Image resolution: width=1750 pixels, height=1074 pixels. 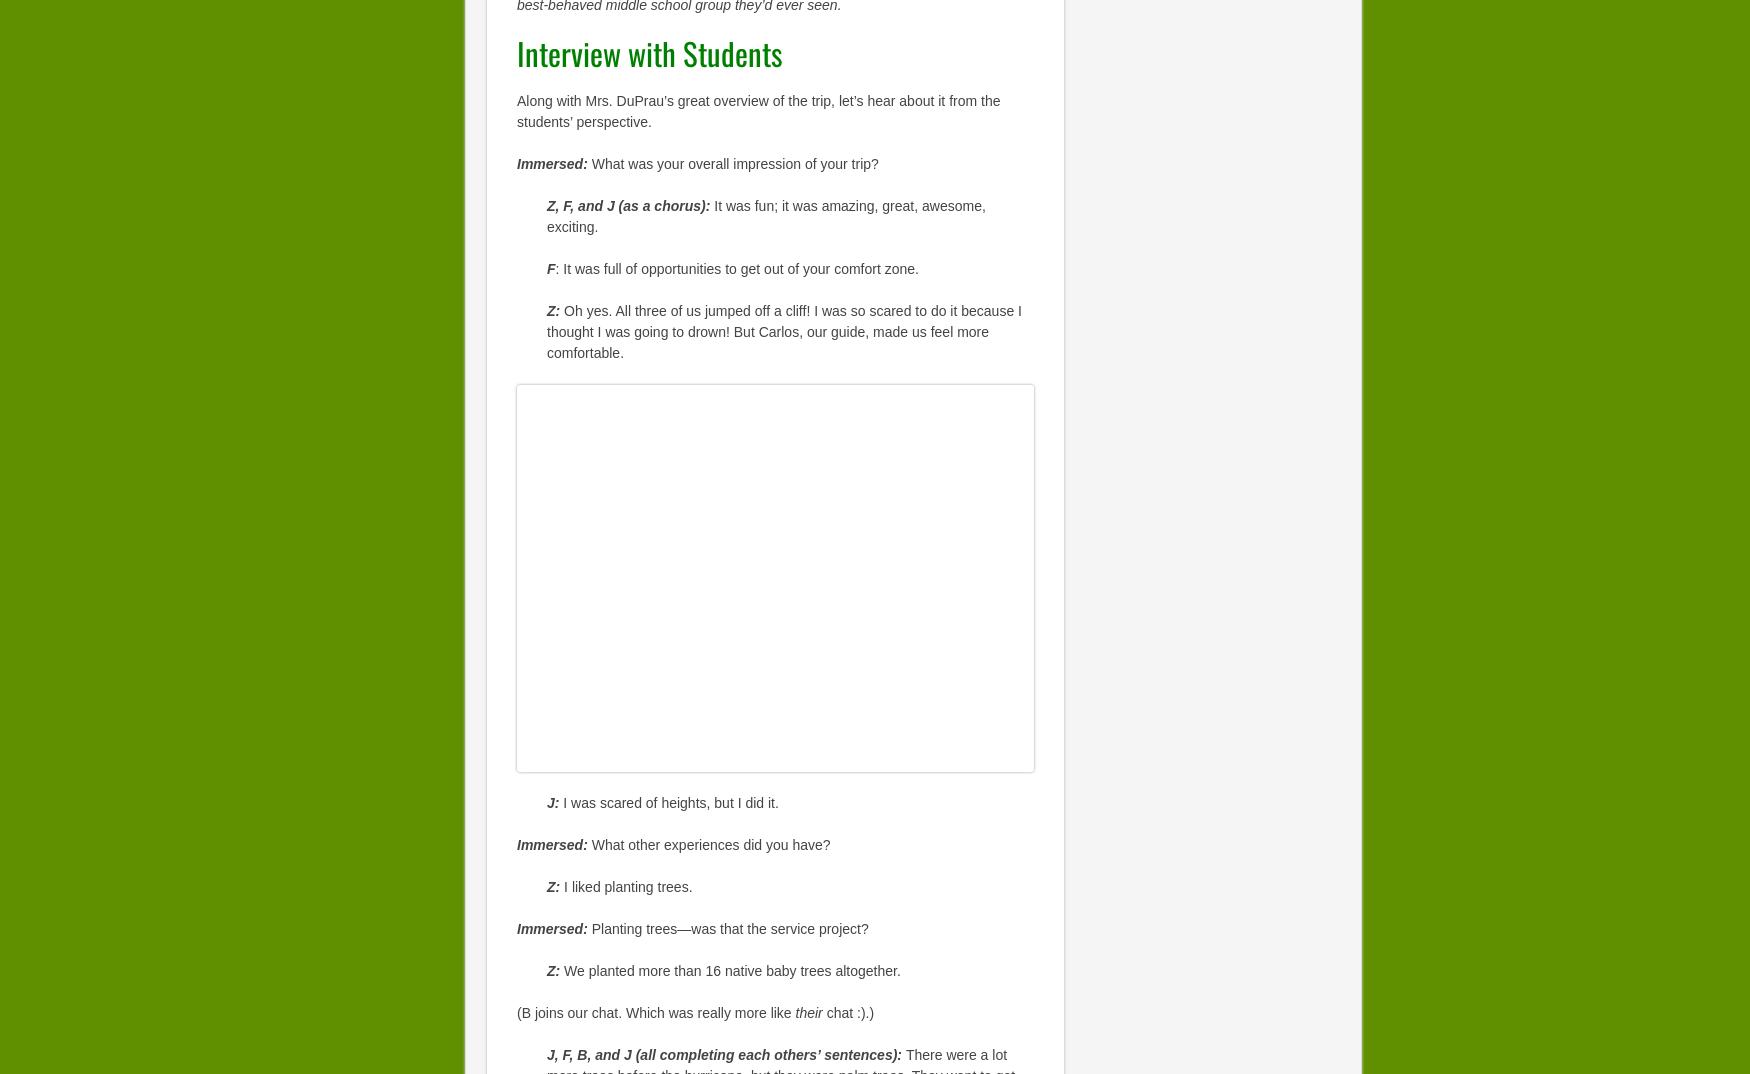 I want to click on ': It was full of opportunities to get out of your comfort zone.', so click(x=736, y=266).